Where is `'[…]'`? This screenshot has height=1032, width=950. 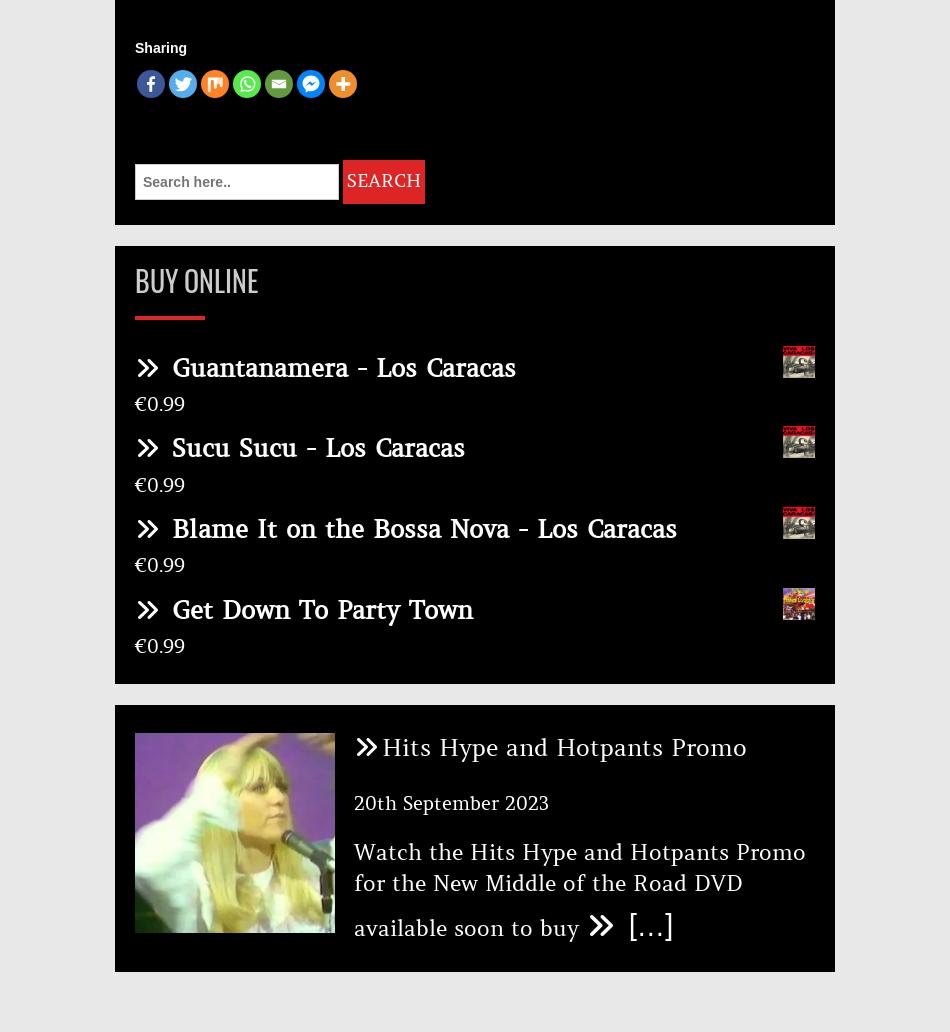 '[…]' is located at coordinates (645, 923).